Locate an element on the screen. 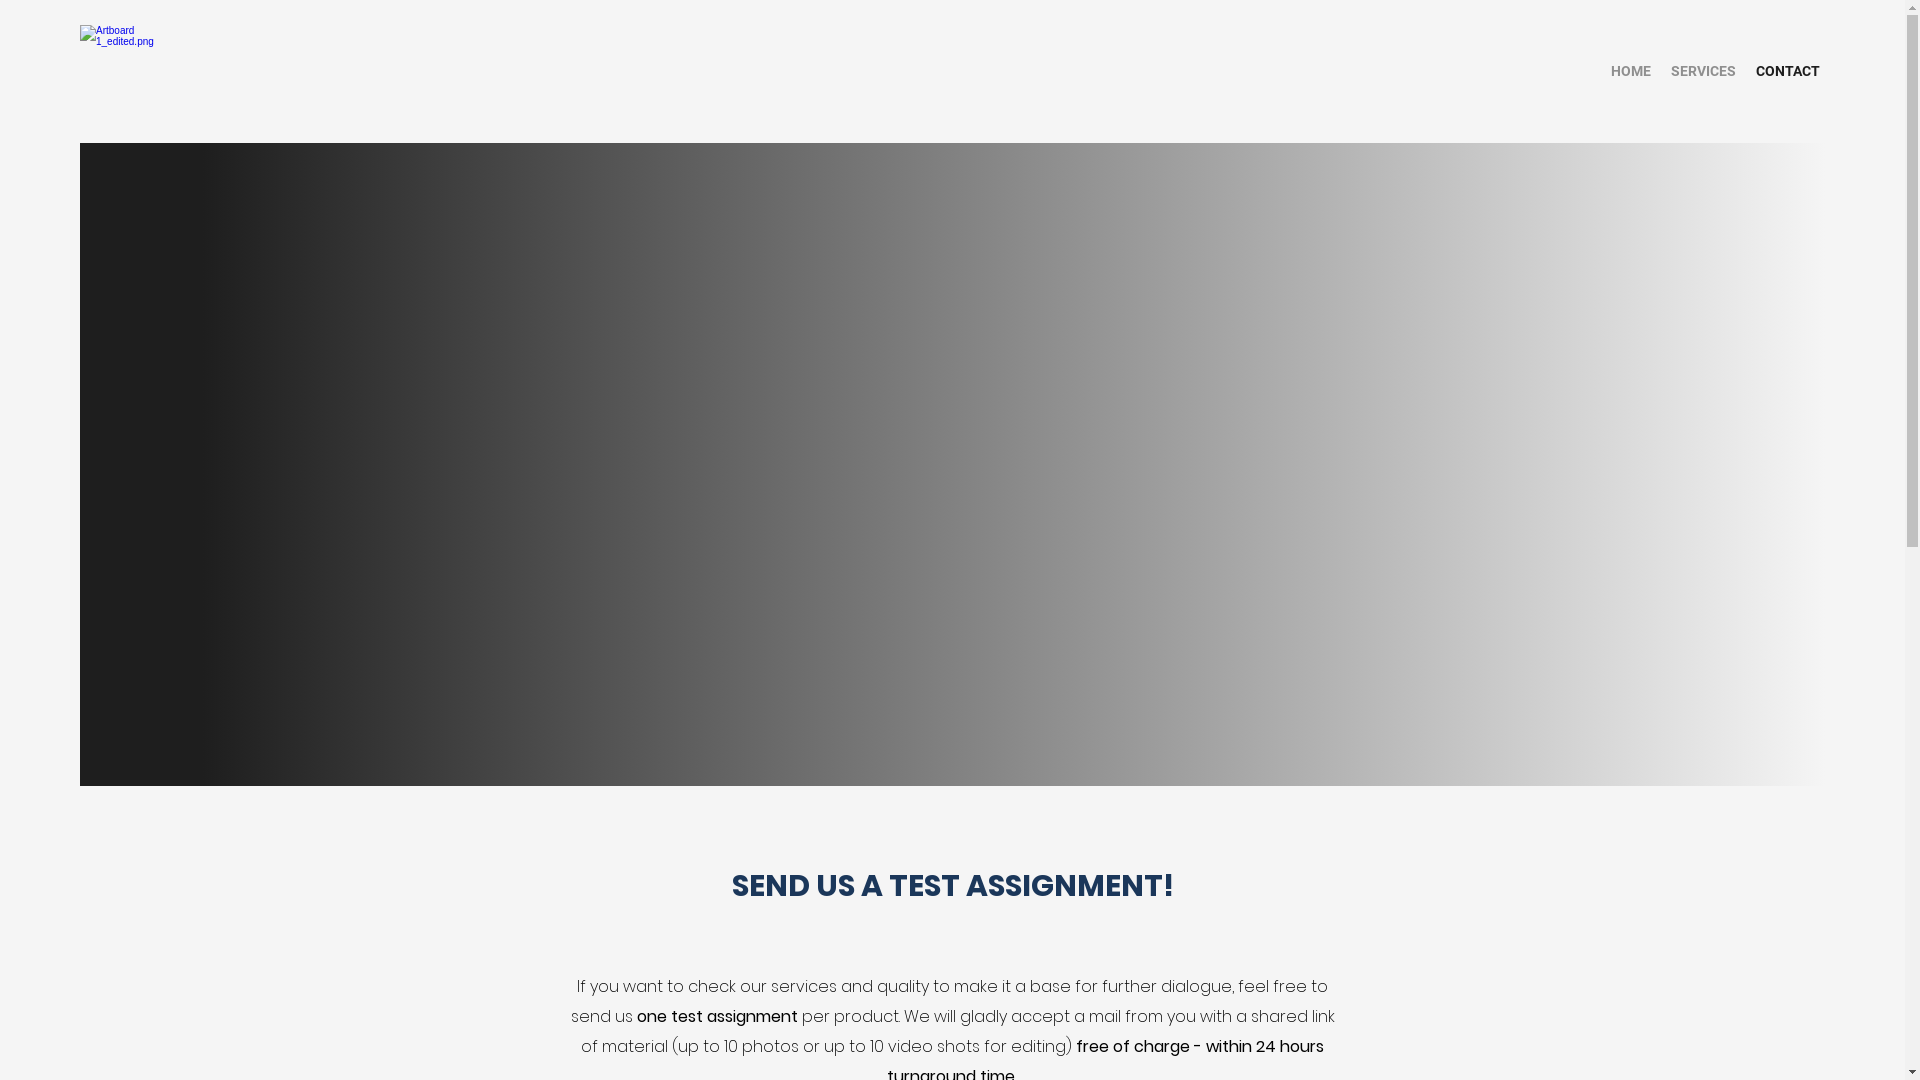 The height and width of the screenshot is (1080, 1920). 'CONTACT' is located at coordinates (1788, 70).